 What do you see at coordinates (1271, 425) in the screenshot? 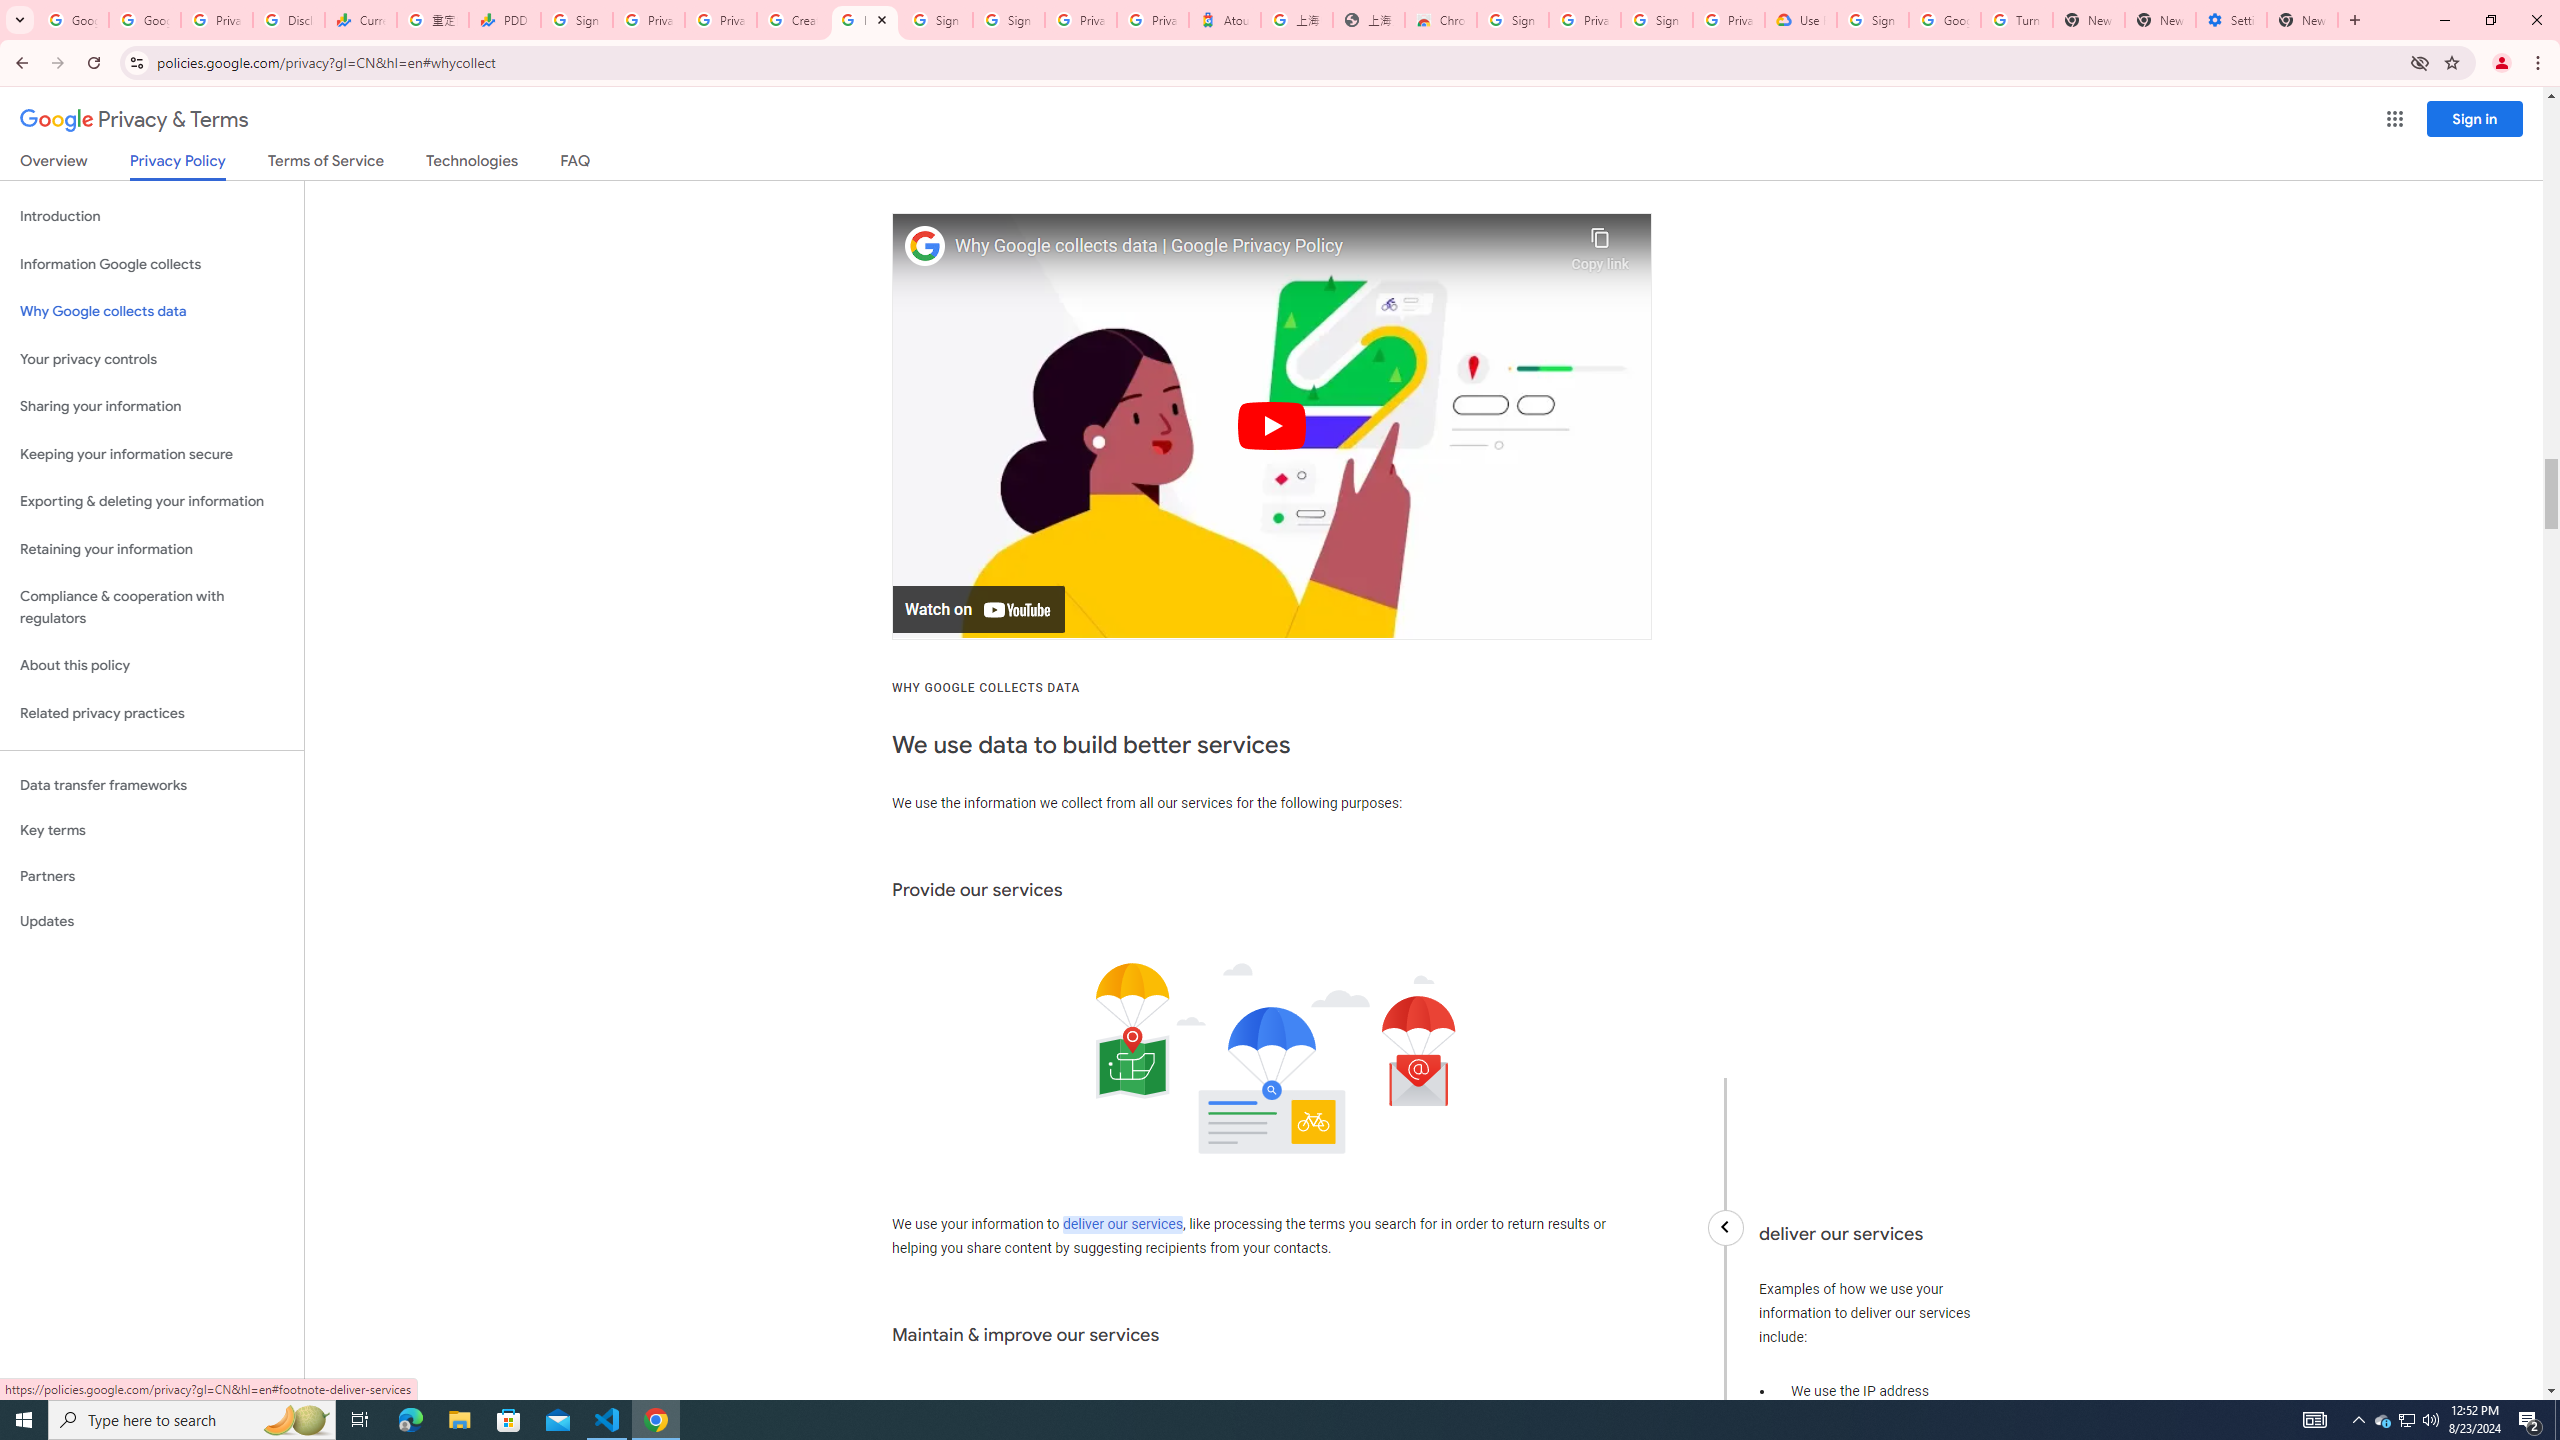
I see `'Play'` at bounding box center [1271, 425].